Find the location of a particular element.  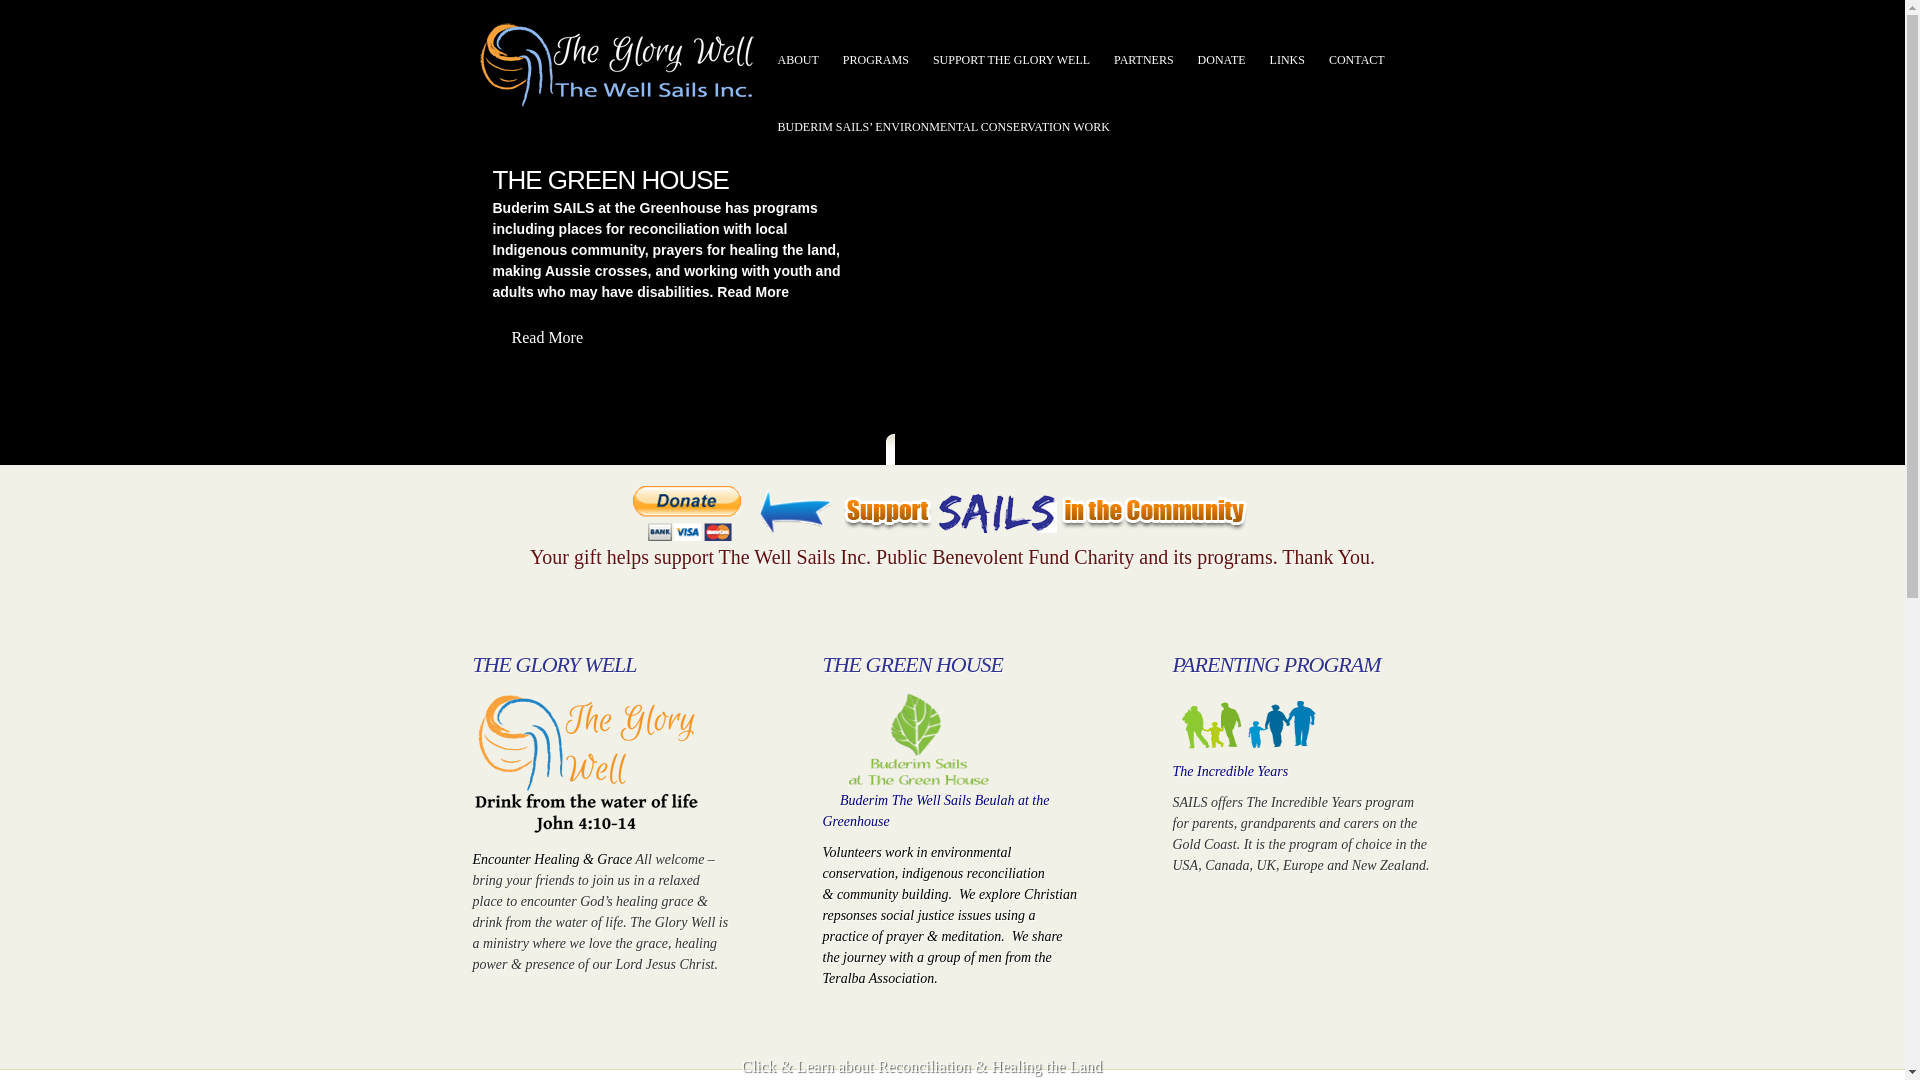

'DONATE' is located at coordinates (1221, 59).